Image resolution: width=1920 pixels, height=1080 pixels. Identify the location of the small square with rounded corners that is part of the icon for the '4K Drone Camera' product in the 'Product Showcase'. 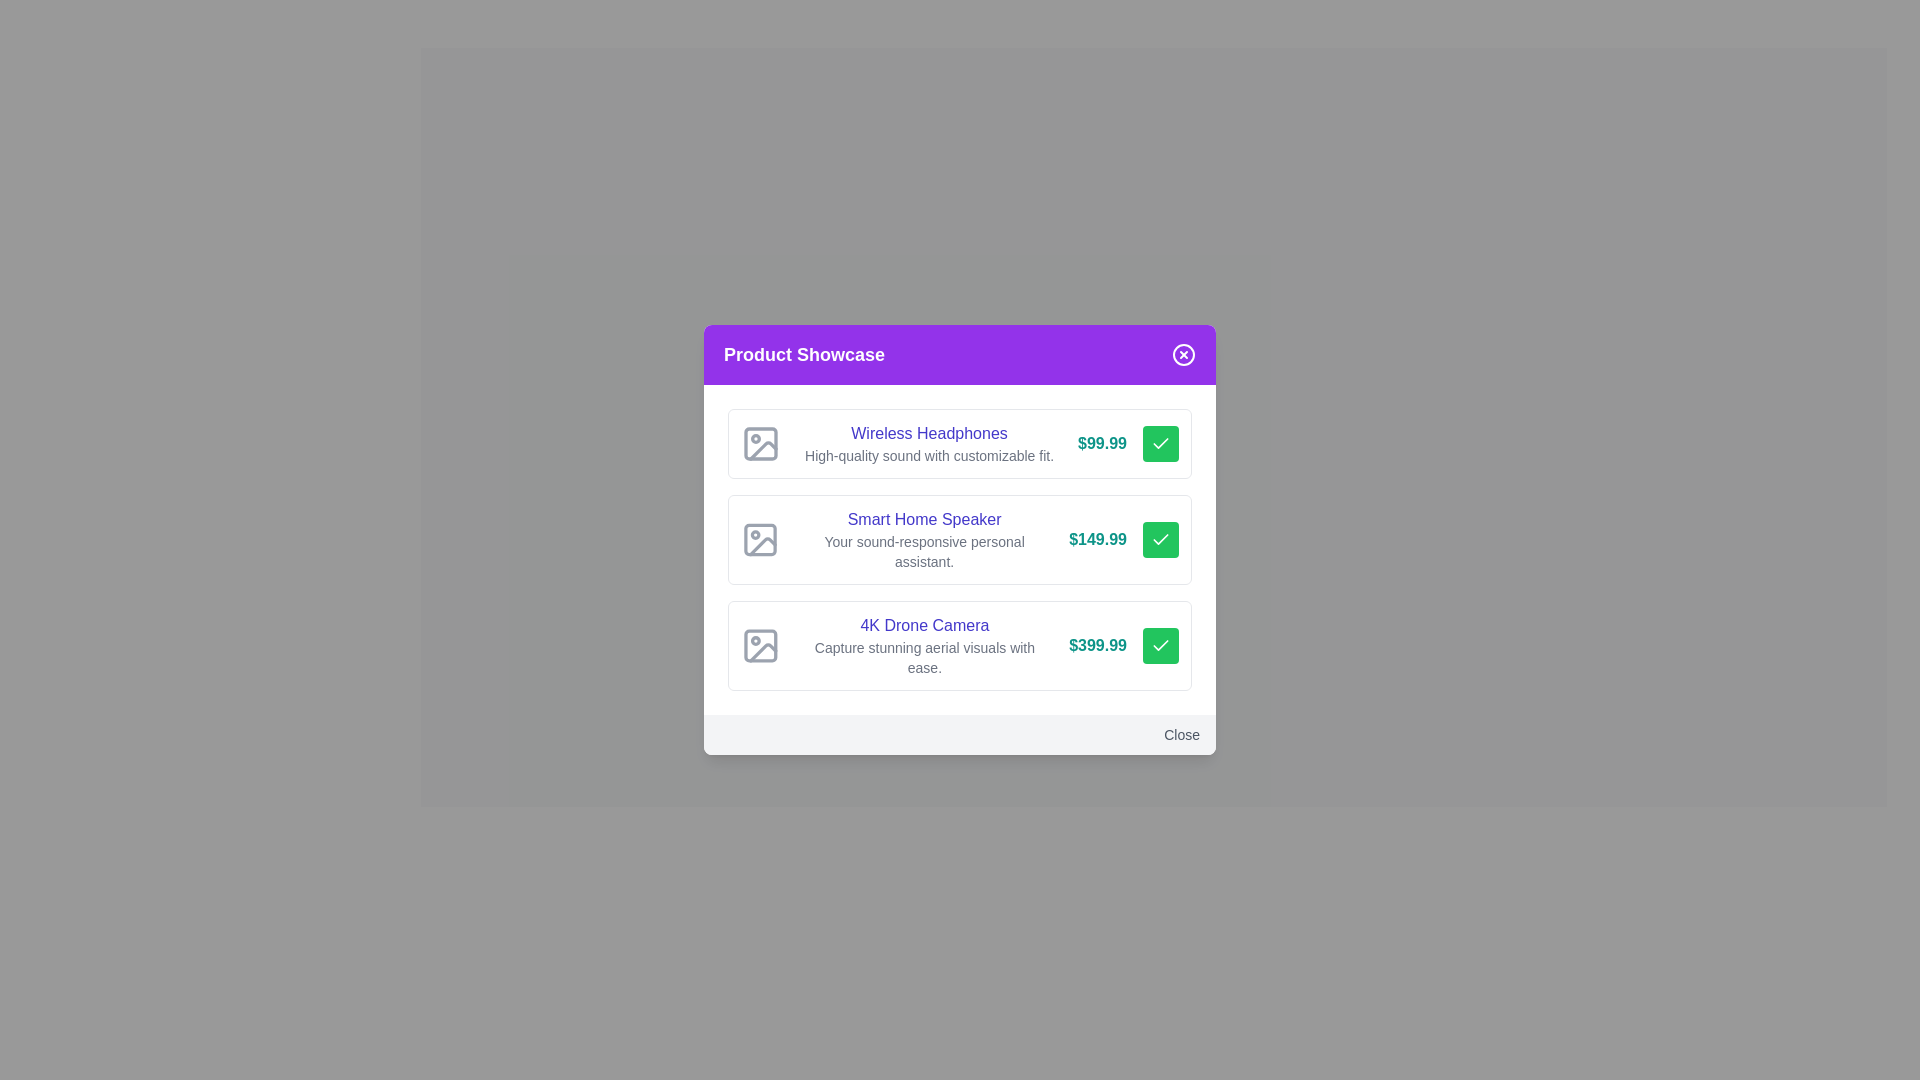
(759, 645).